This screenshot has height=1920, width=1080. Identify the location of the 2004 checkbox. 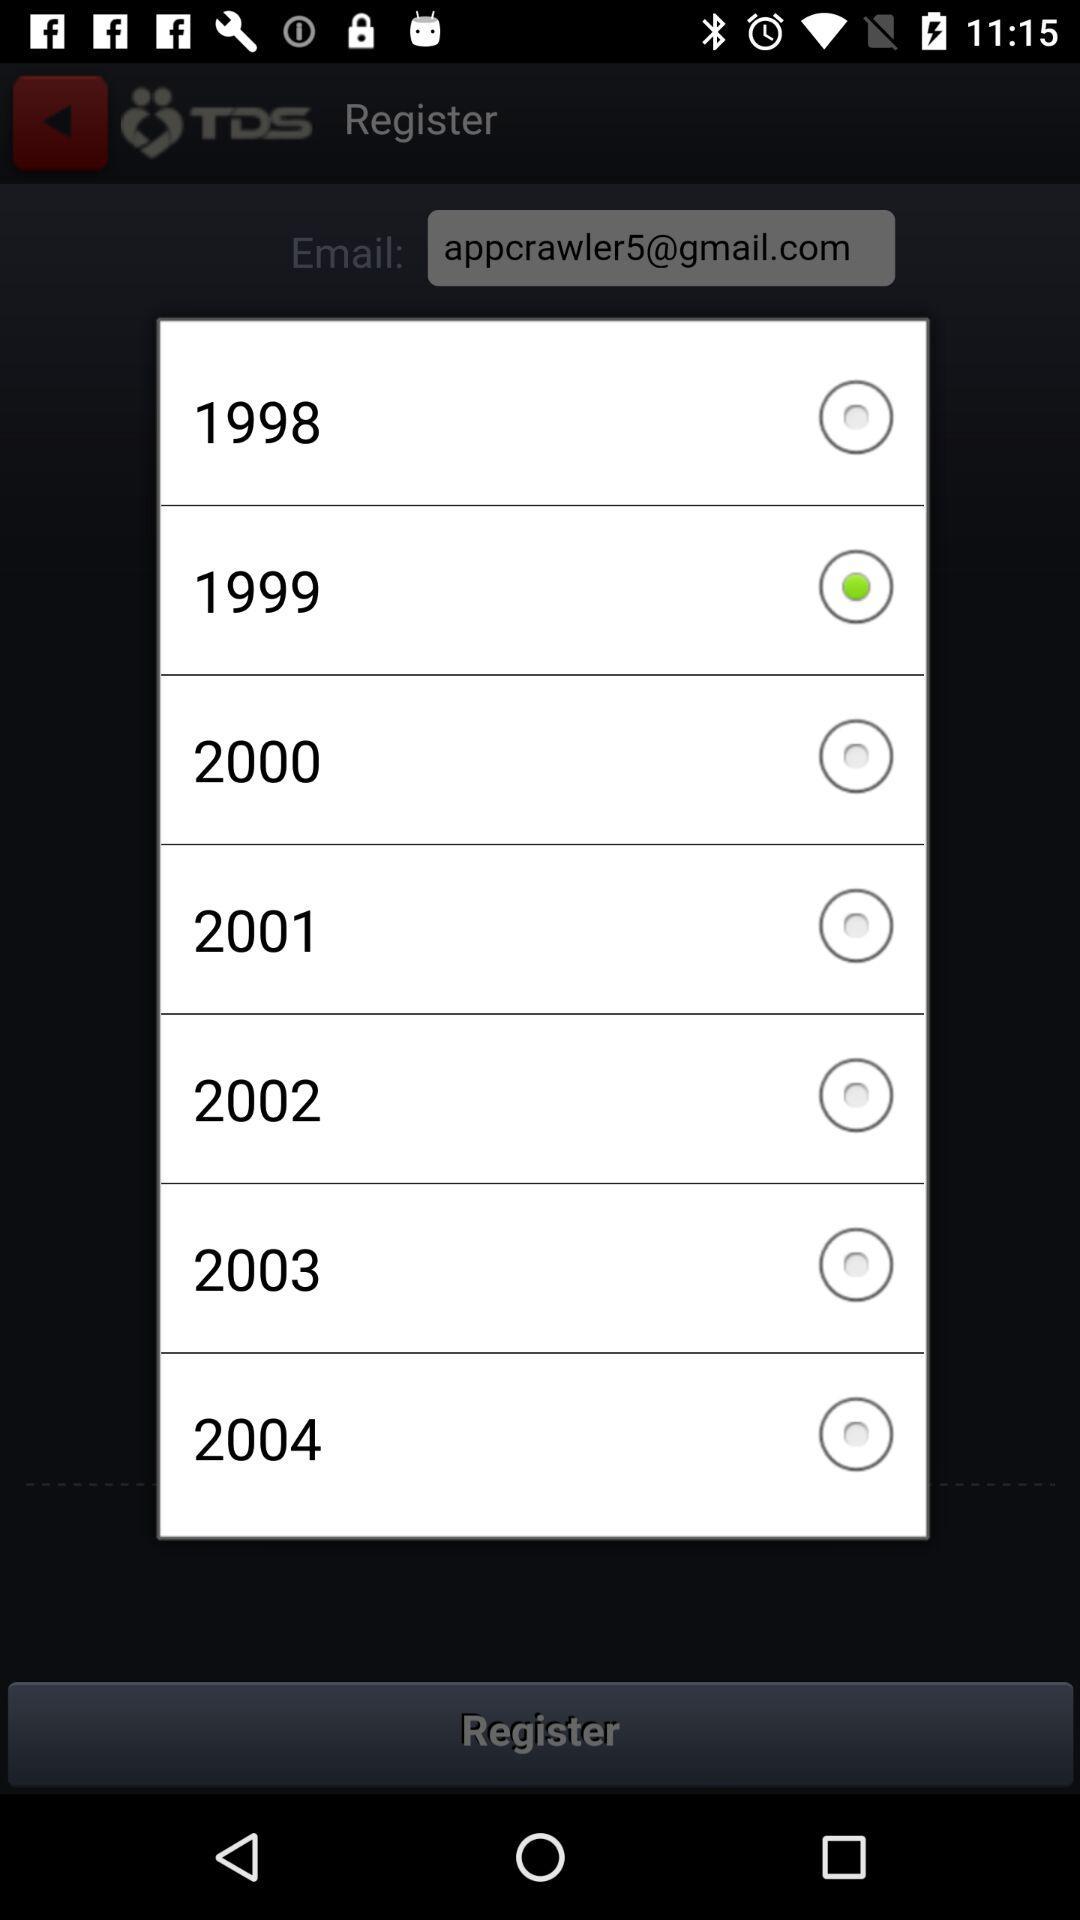
(542, 1436).